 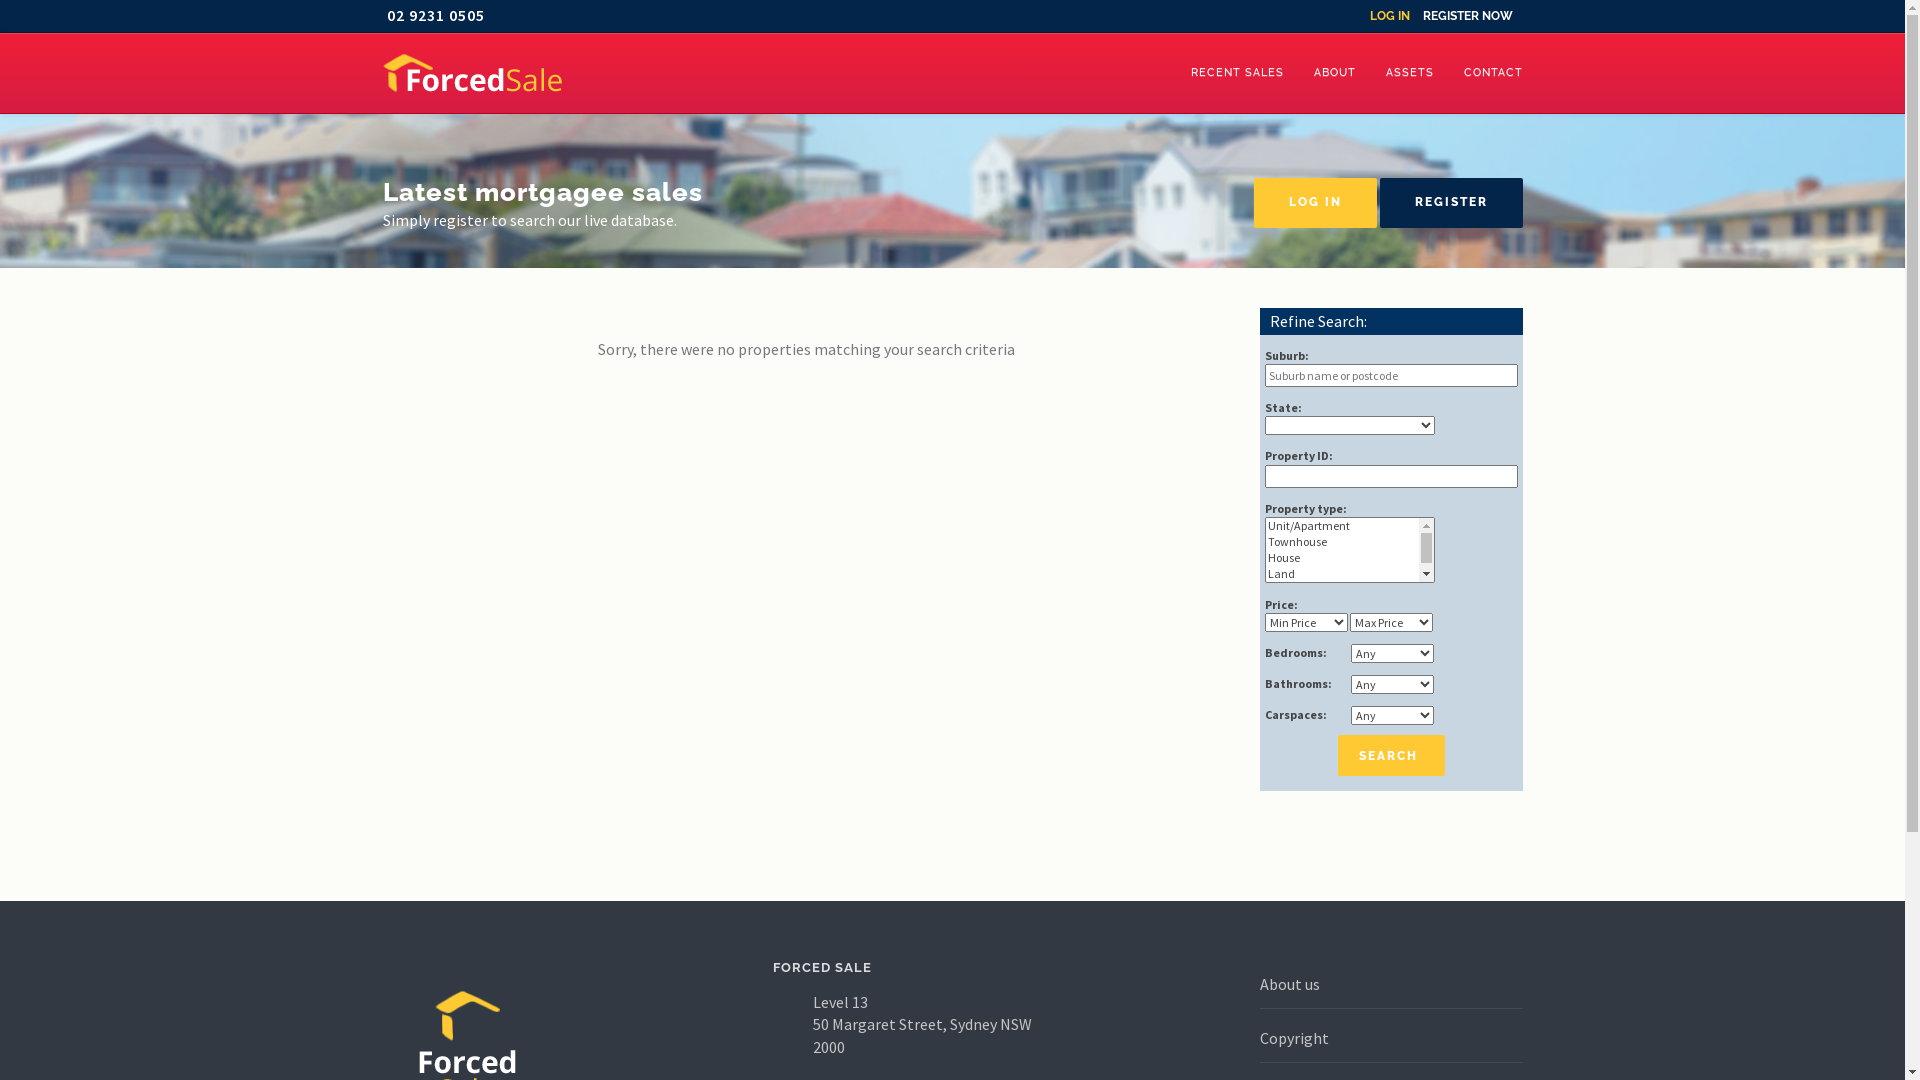 What do you see at coordinates (1290, 982) in the screenshot?
I see `'About us'` at bounding box center [1290, 982].